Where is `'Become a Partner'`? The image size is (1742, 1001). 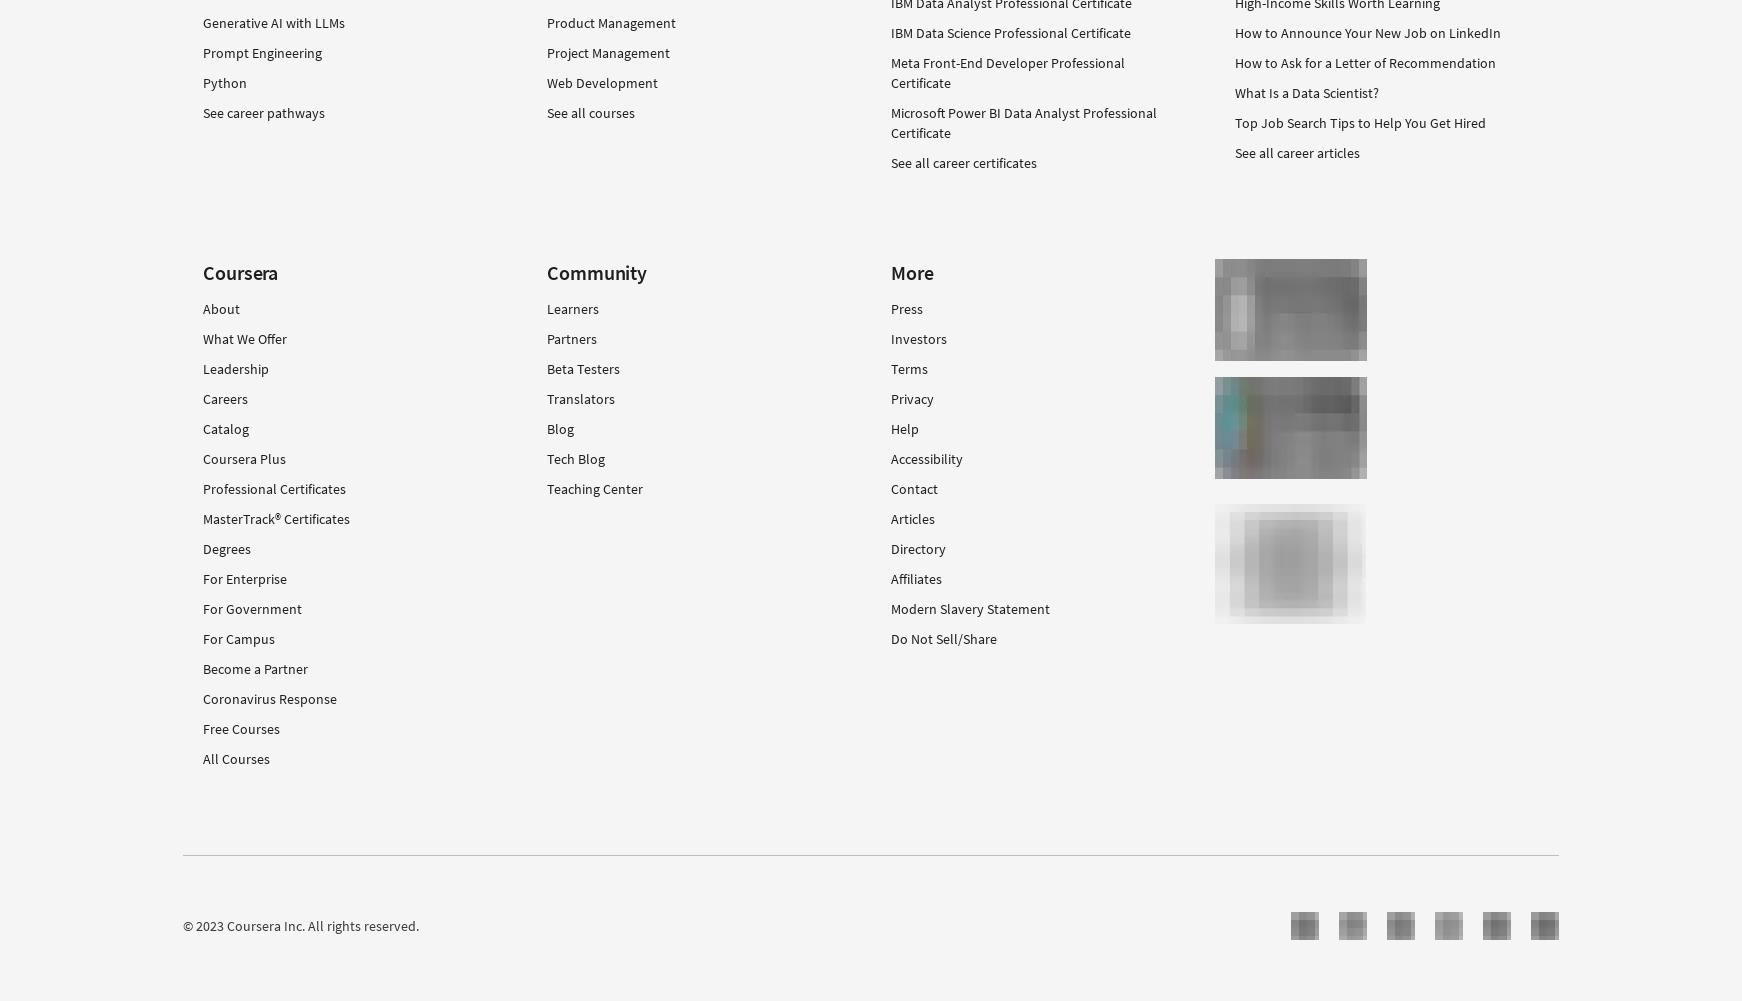
'Become a Partner' is located at coordinates (255, 667).